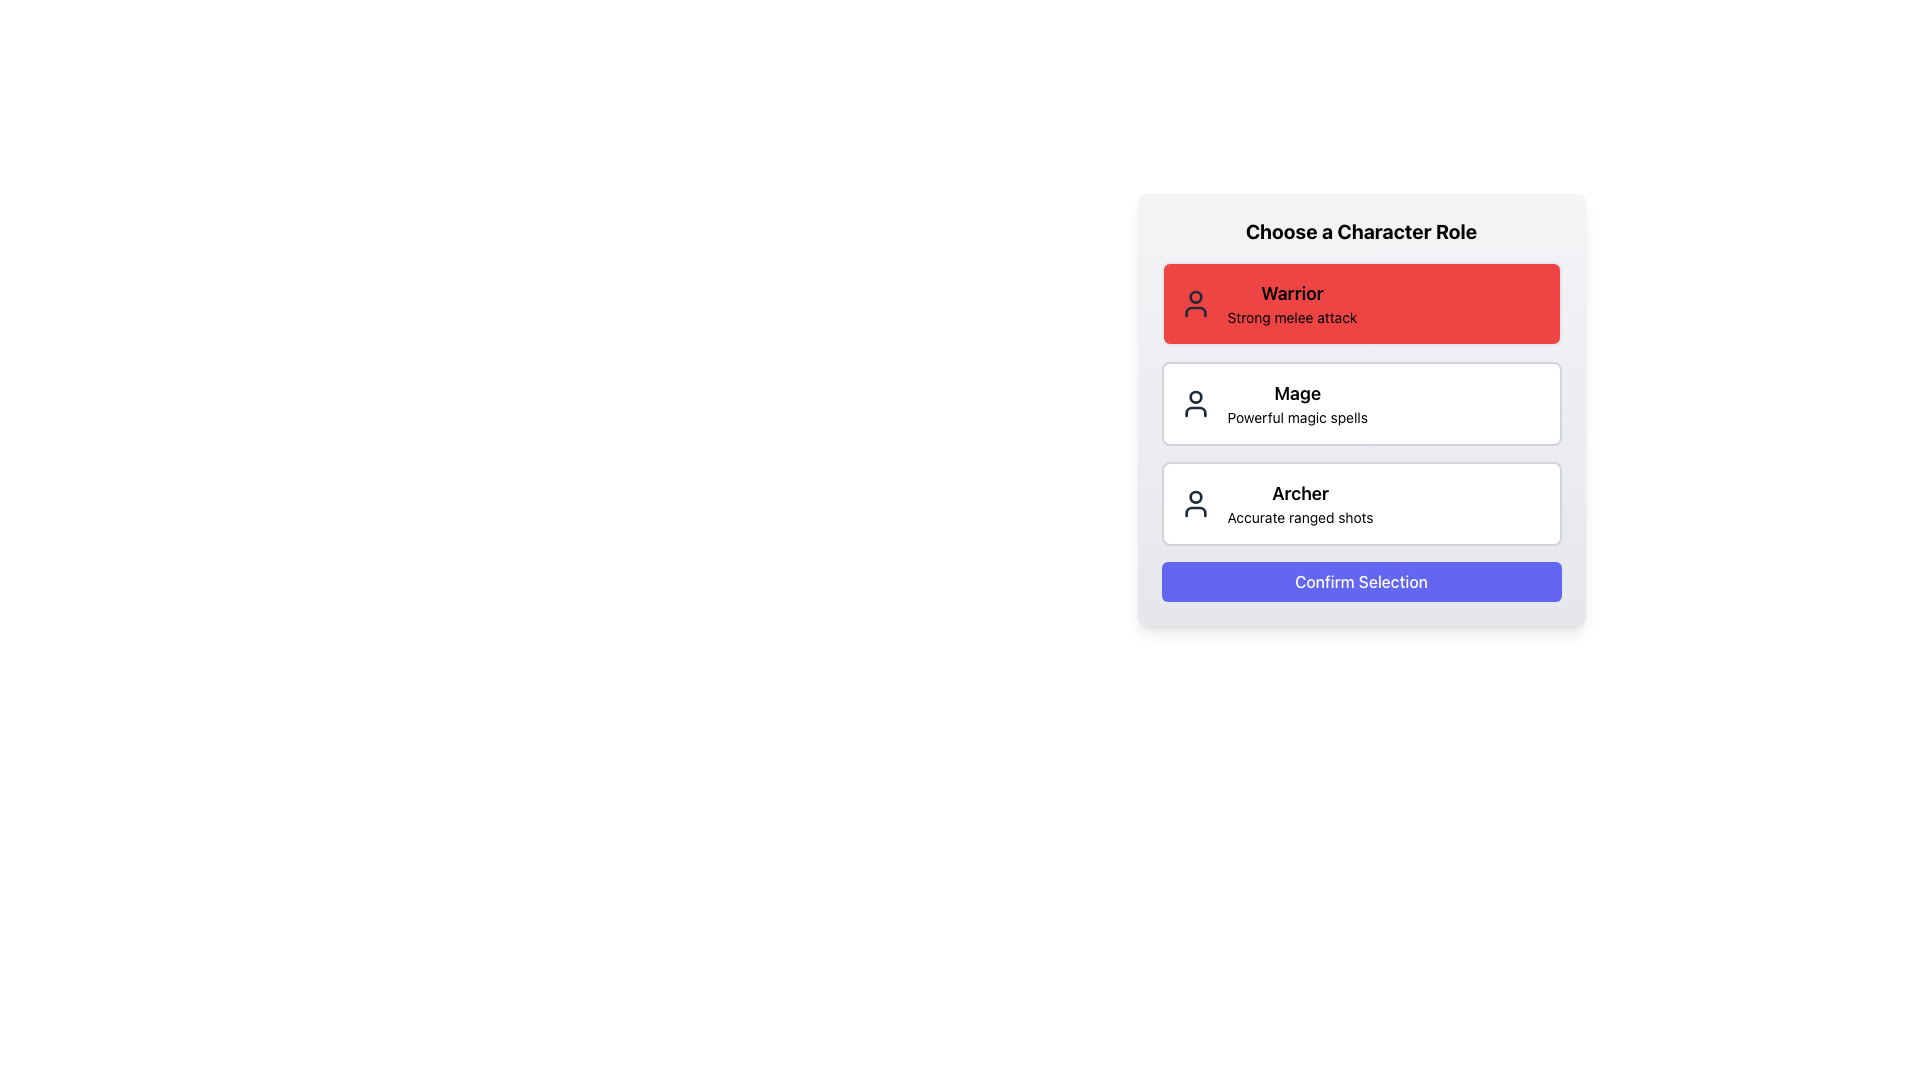  I want to click on the red background rectangle that visually indicates the 'Warrior' option in the character selection interface, so click(1195, 304).